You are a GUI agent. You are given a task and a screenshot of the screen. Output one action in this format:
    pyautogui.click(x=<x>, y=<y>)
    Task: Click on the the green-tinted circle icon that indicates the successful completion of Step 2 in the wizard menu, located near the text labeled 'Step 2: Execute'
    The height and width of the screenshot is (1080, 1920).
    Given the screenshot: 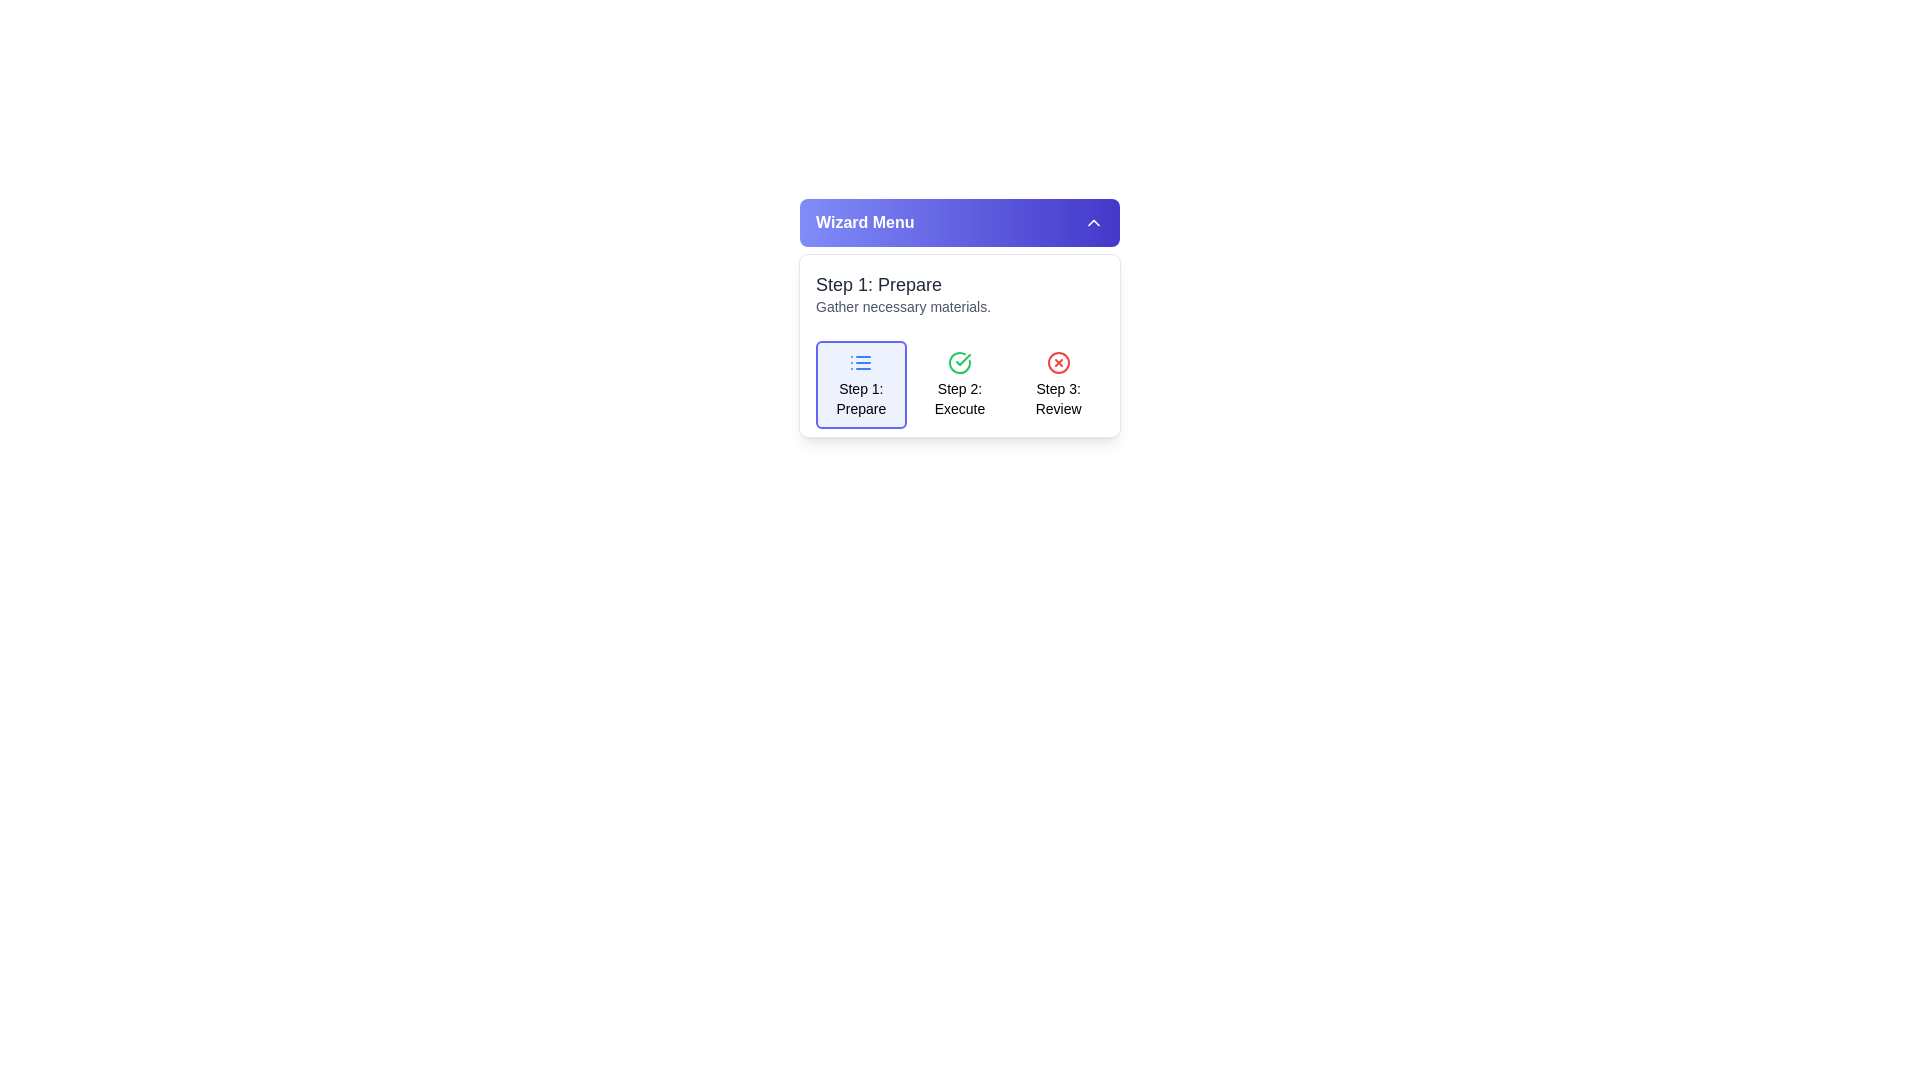 What is the action you would take?
    pyautogui.click(x=963, y=358)
    